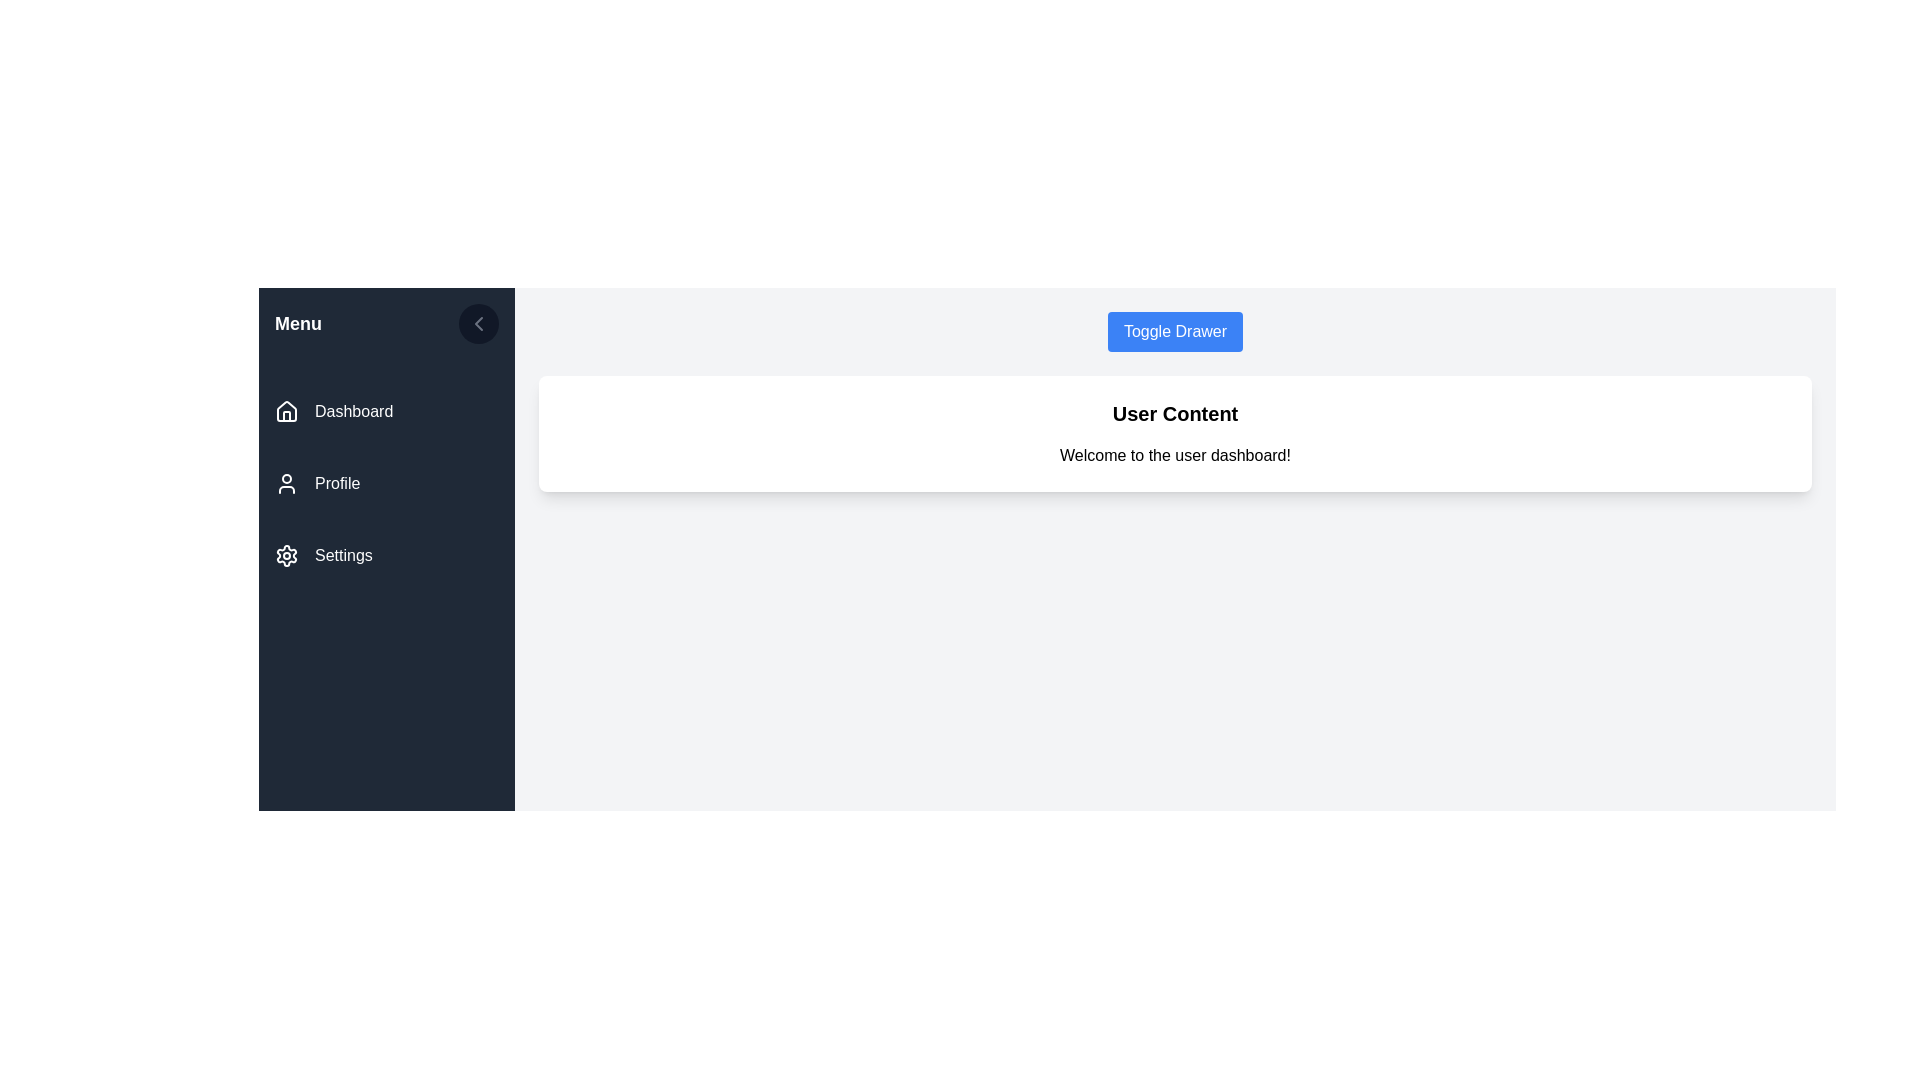  What do you see at coordinates (286, 555) in the screenshot?
I see `the gear icon resembling settings, which is located to the left of the 'Settings' text in the vertical menu` at bounding box center [286, 555].